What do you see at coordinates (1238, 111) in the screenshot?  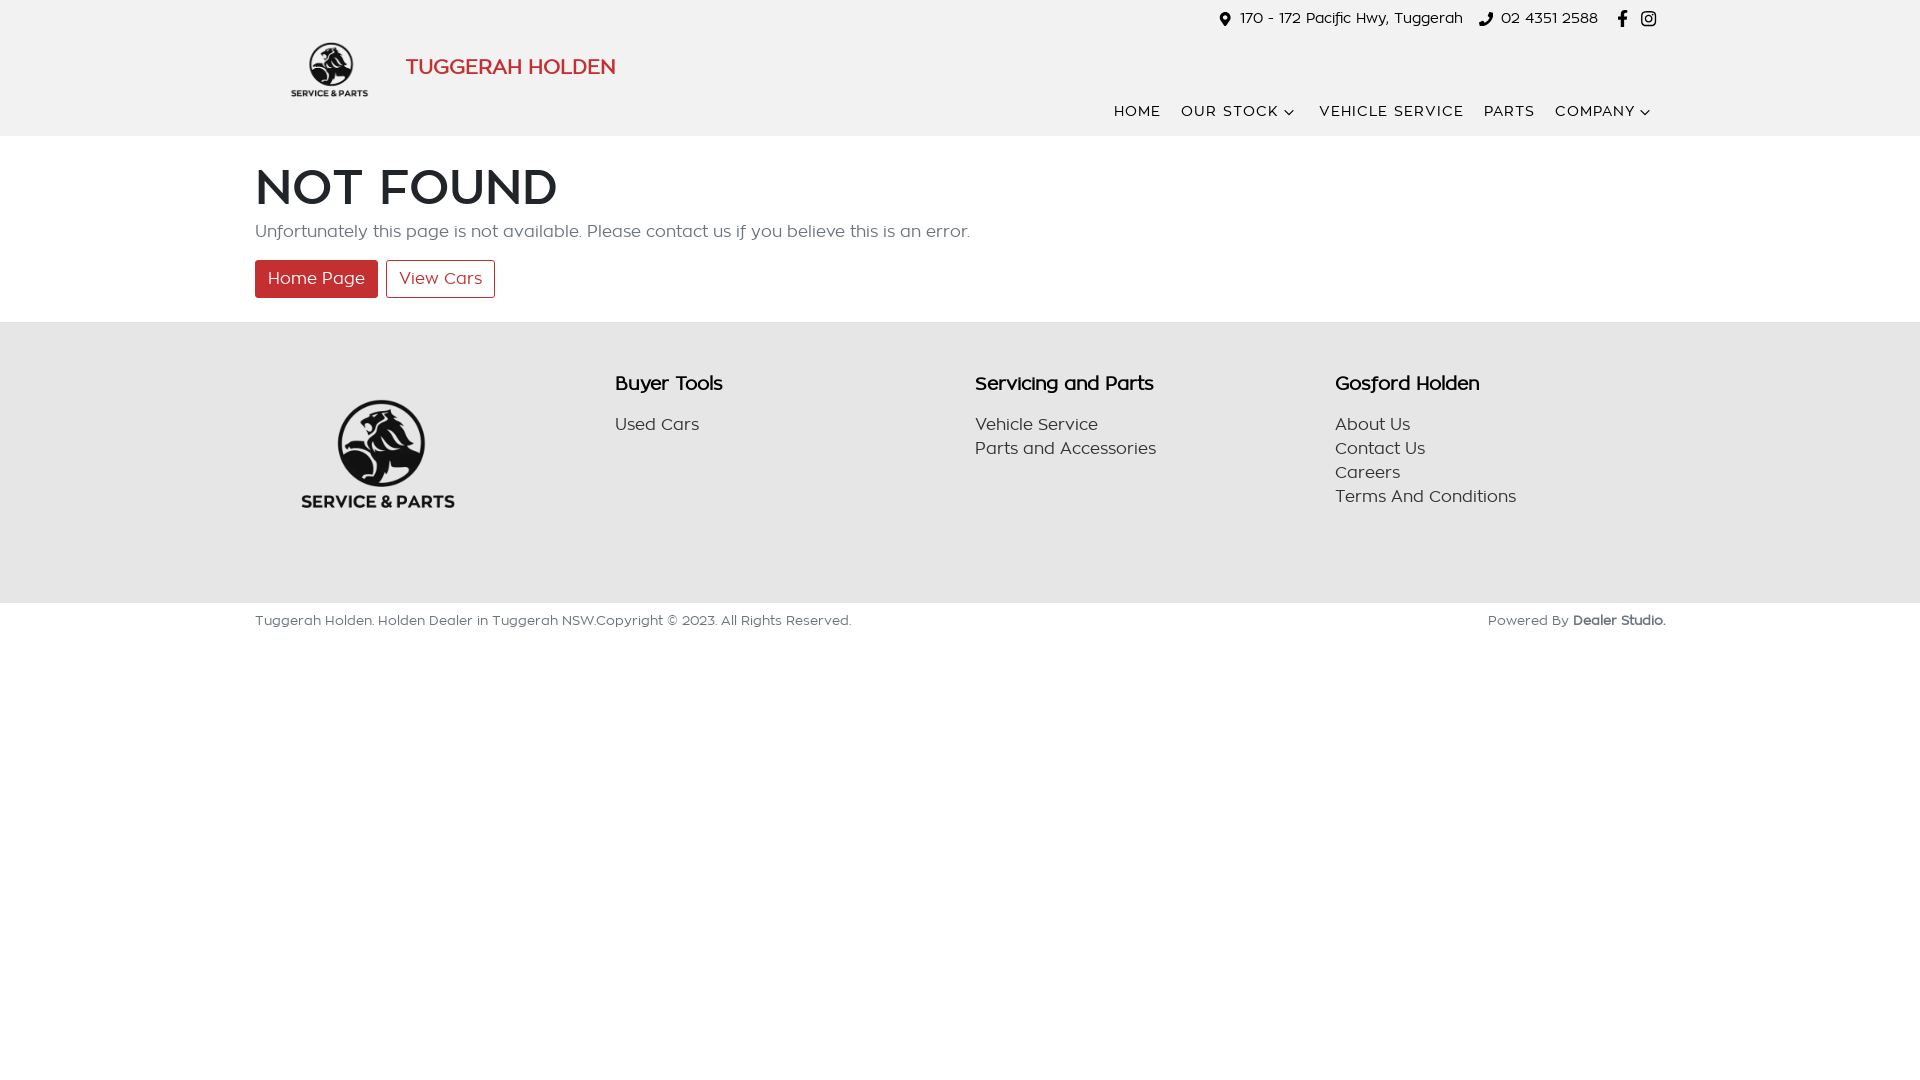 I see `'OUR STOCK'` at bounding box center [1238, 111].